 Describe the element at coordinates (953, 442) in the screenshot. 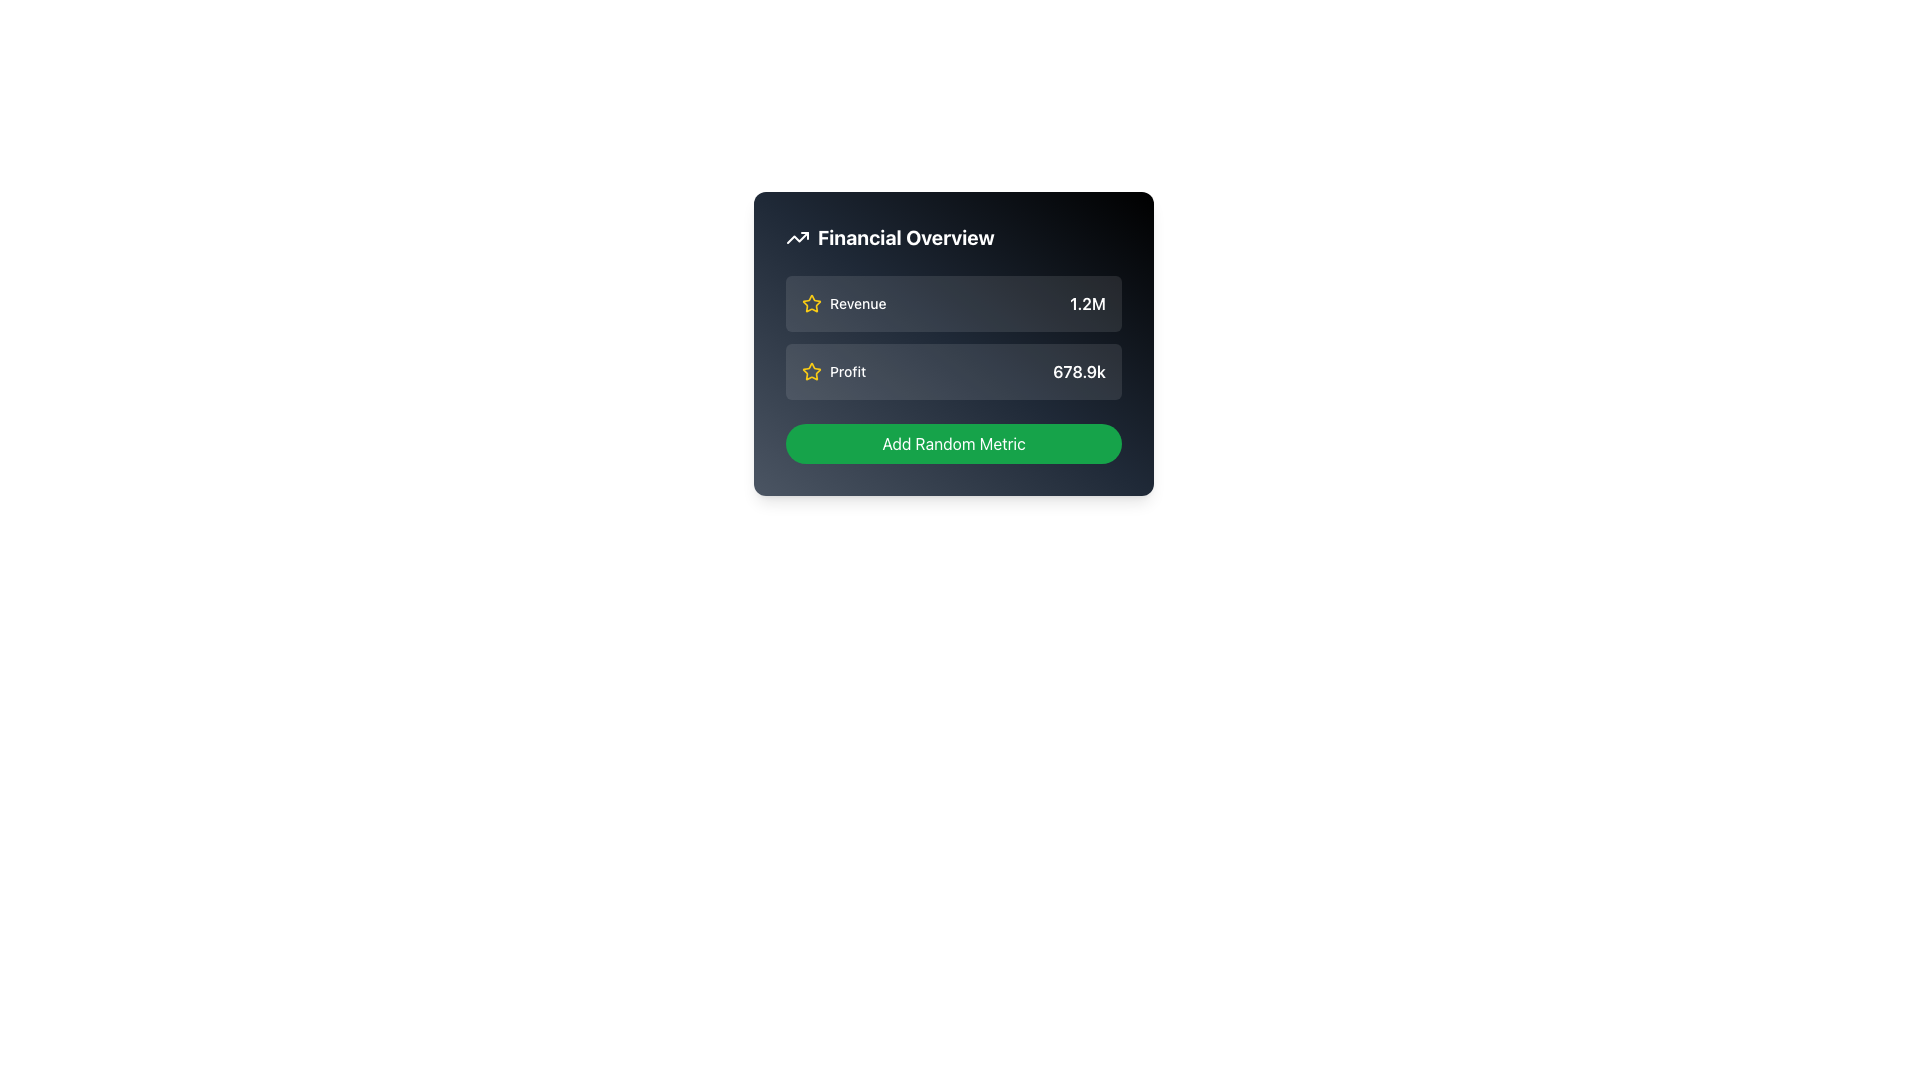

I see `keyboard navigation` at that location.